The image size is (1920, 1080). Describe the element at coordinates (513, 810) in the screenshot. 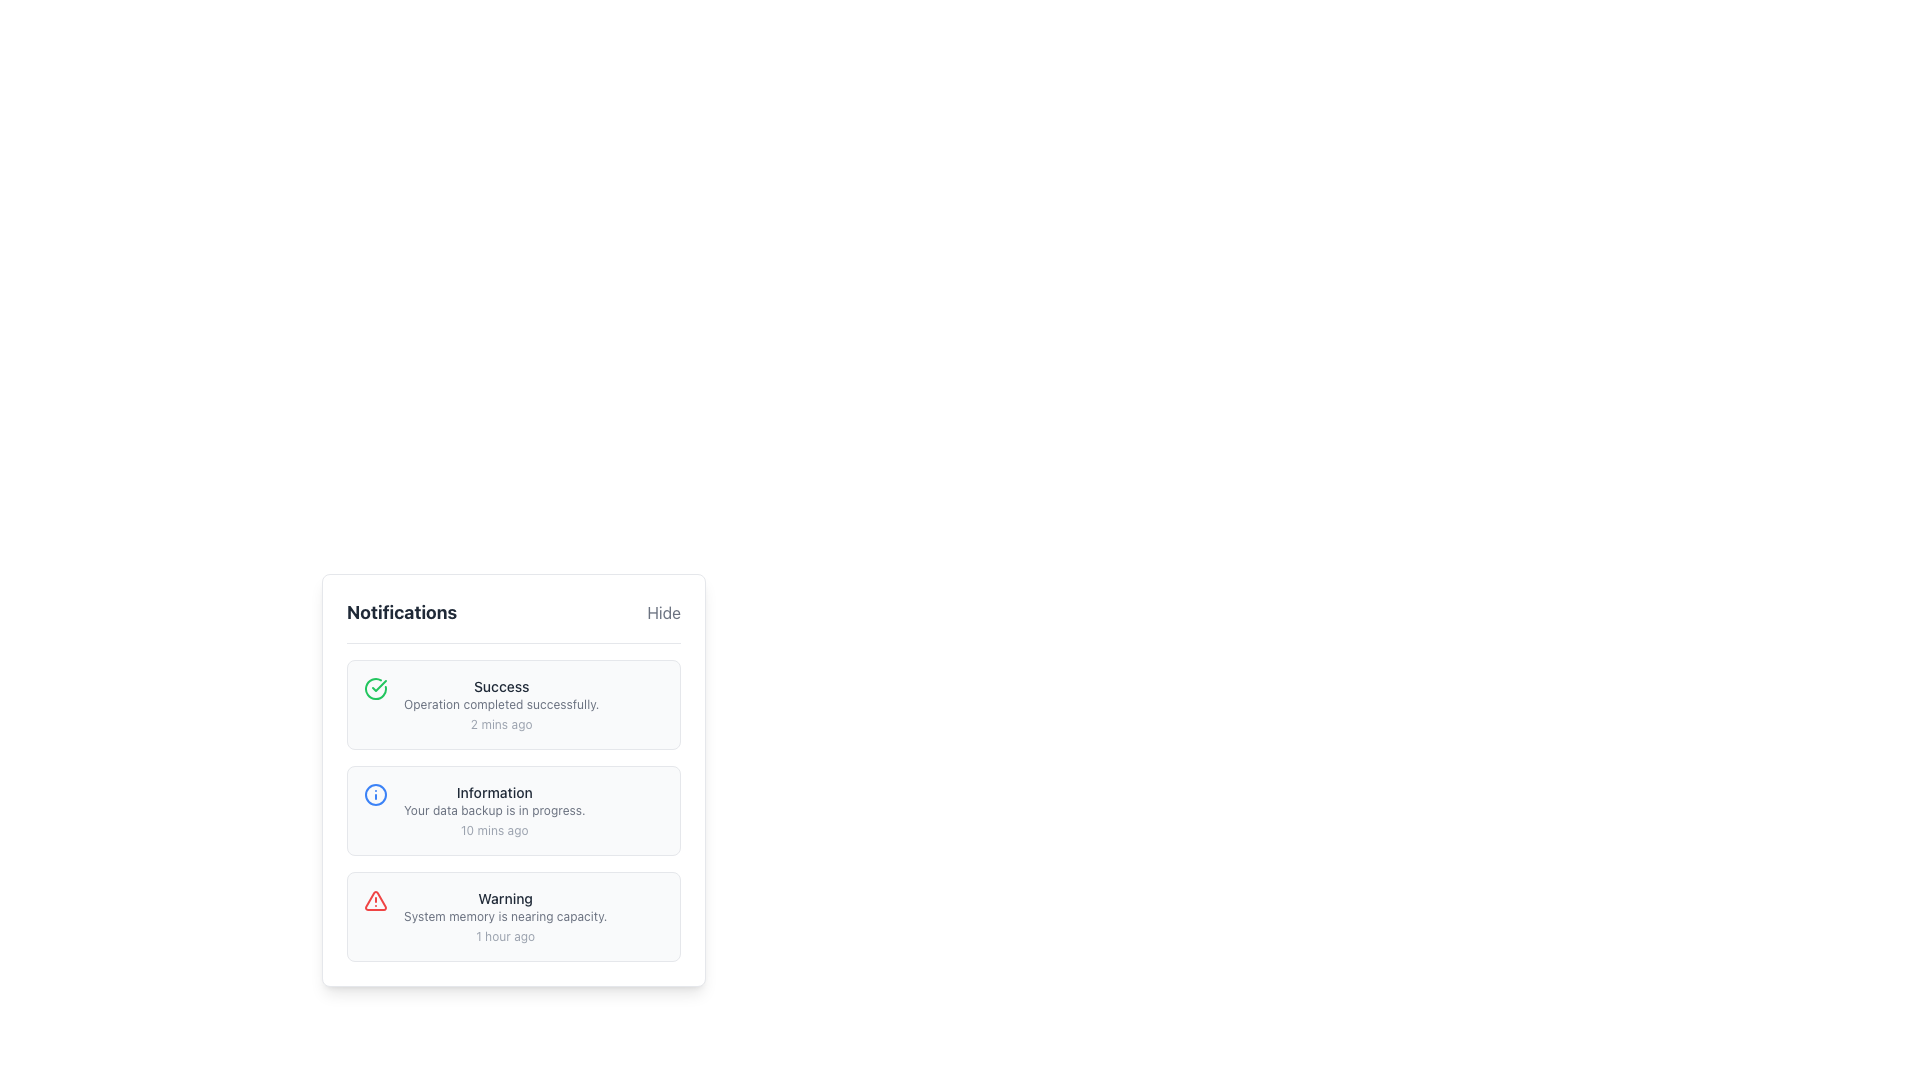

I see `the second notification card in the notifications panel, which features a light grey background, rounded corners, and contains an information icon along with the text 'Information' and backup status` at that location.